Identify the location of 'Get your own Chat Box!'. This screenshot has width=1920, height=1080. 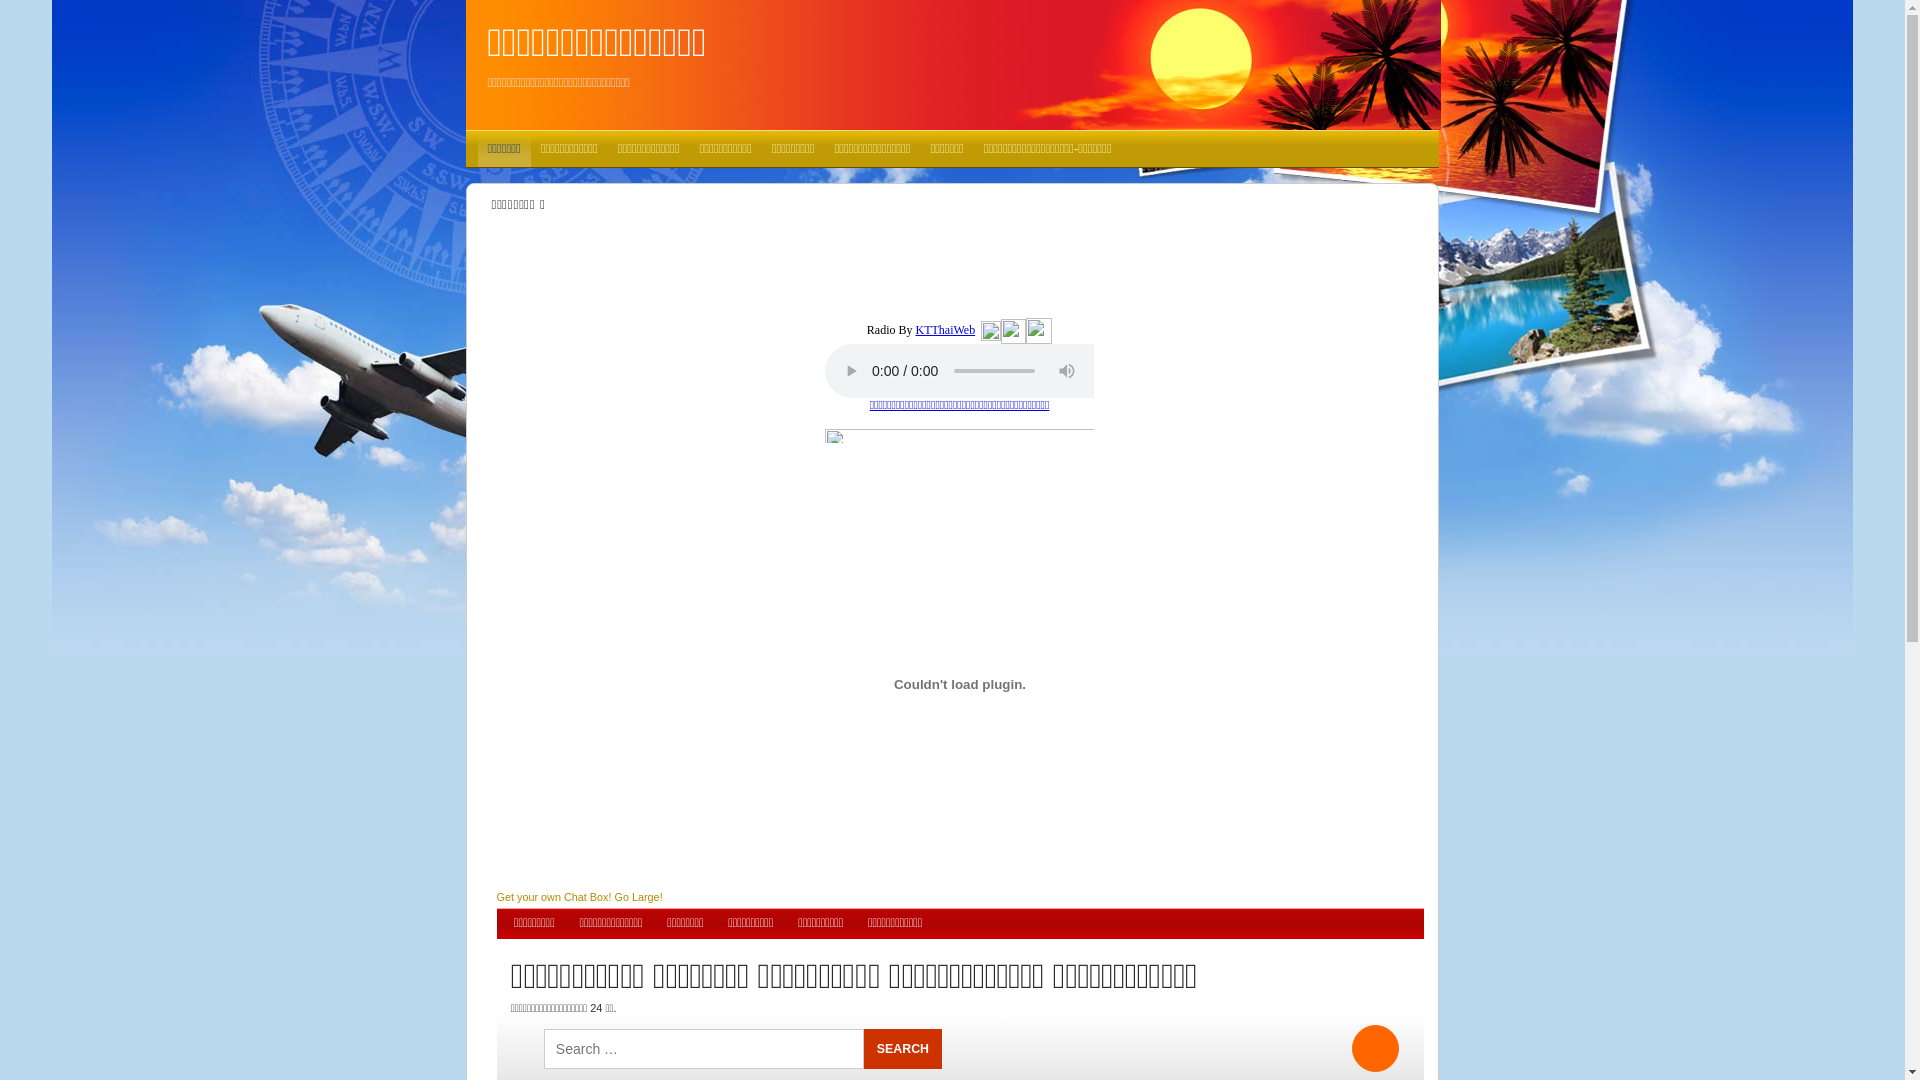
(495, 896).